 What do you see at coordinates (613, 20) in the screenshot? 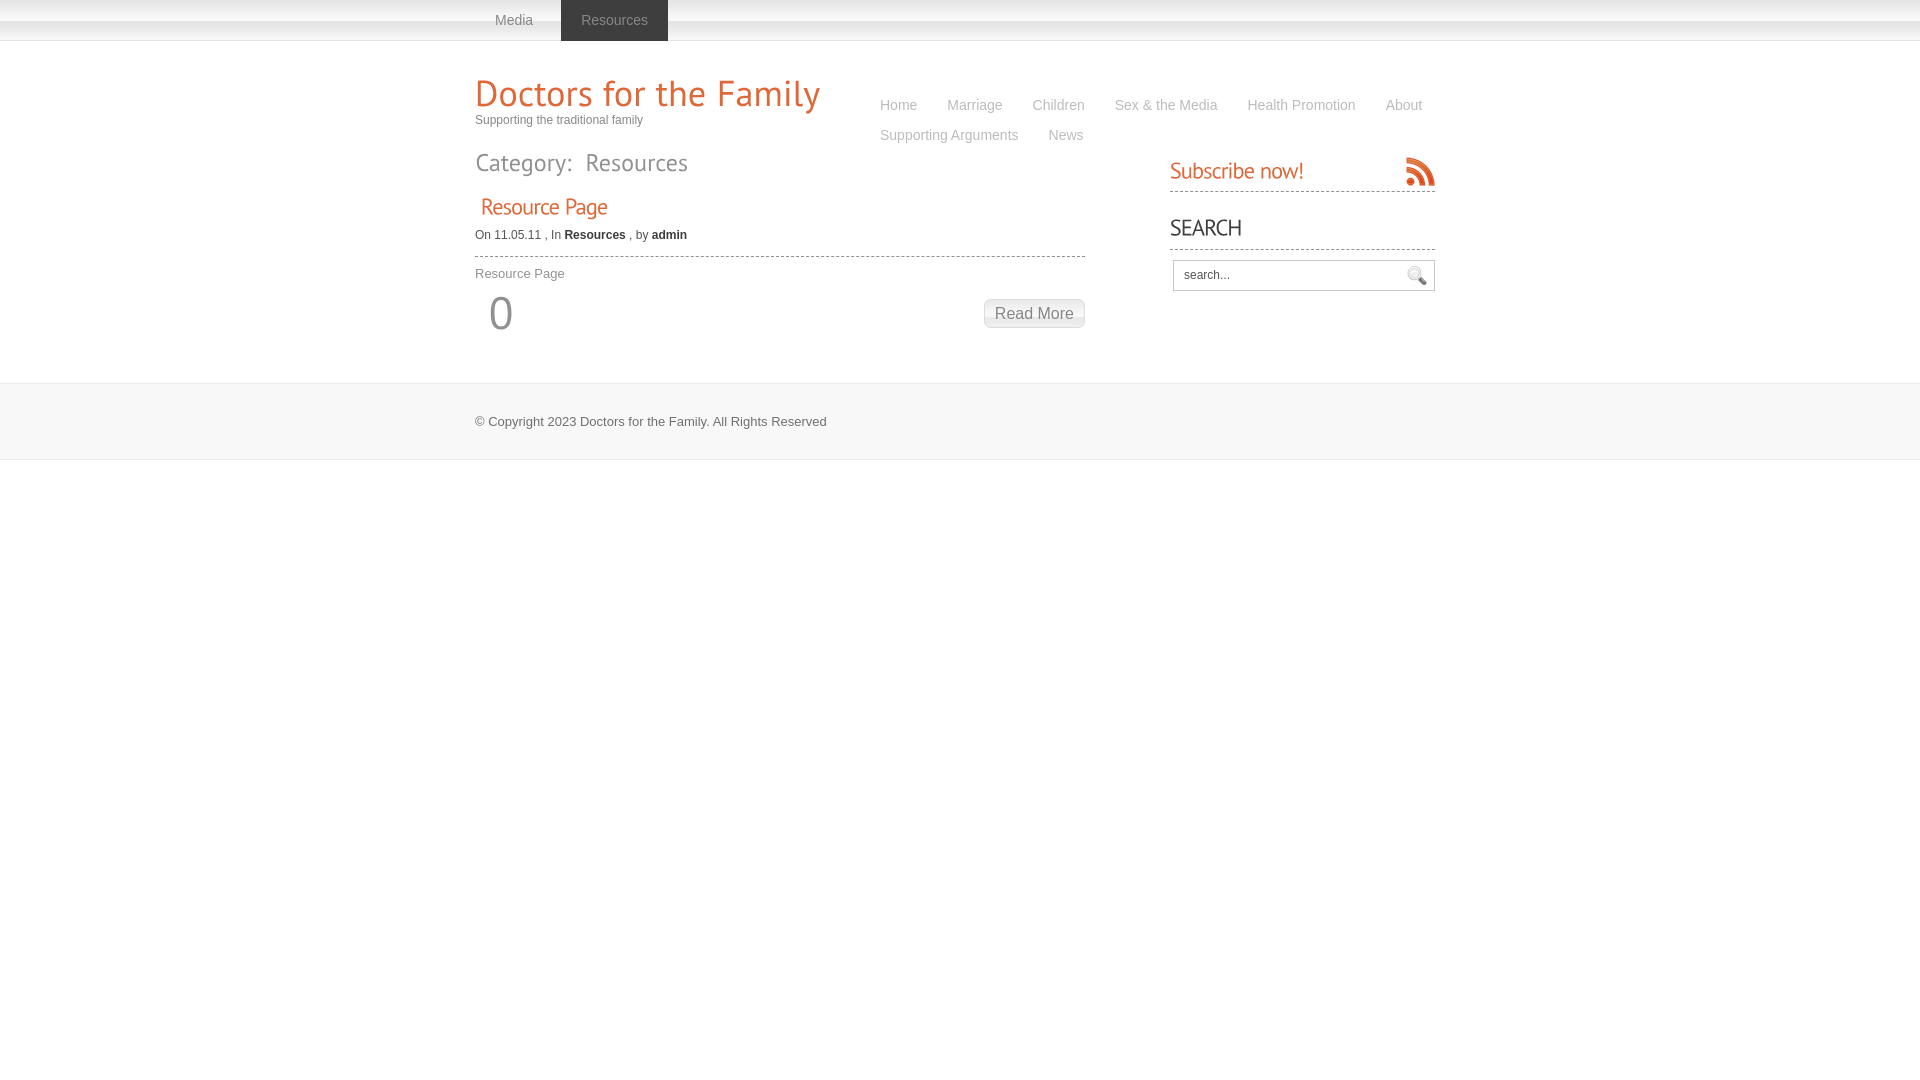
I see `'Resources'` at bounding box center [613, 20].